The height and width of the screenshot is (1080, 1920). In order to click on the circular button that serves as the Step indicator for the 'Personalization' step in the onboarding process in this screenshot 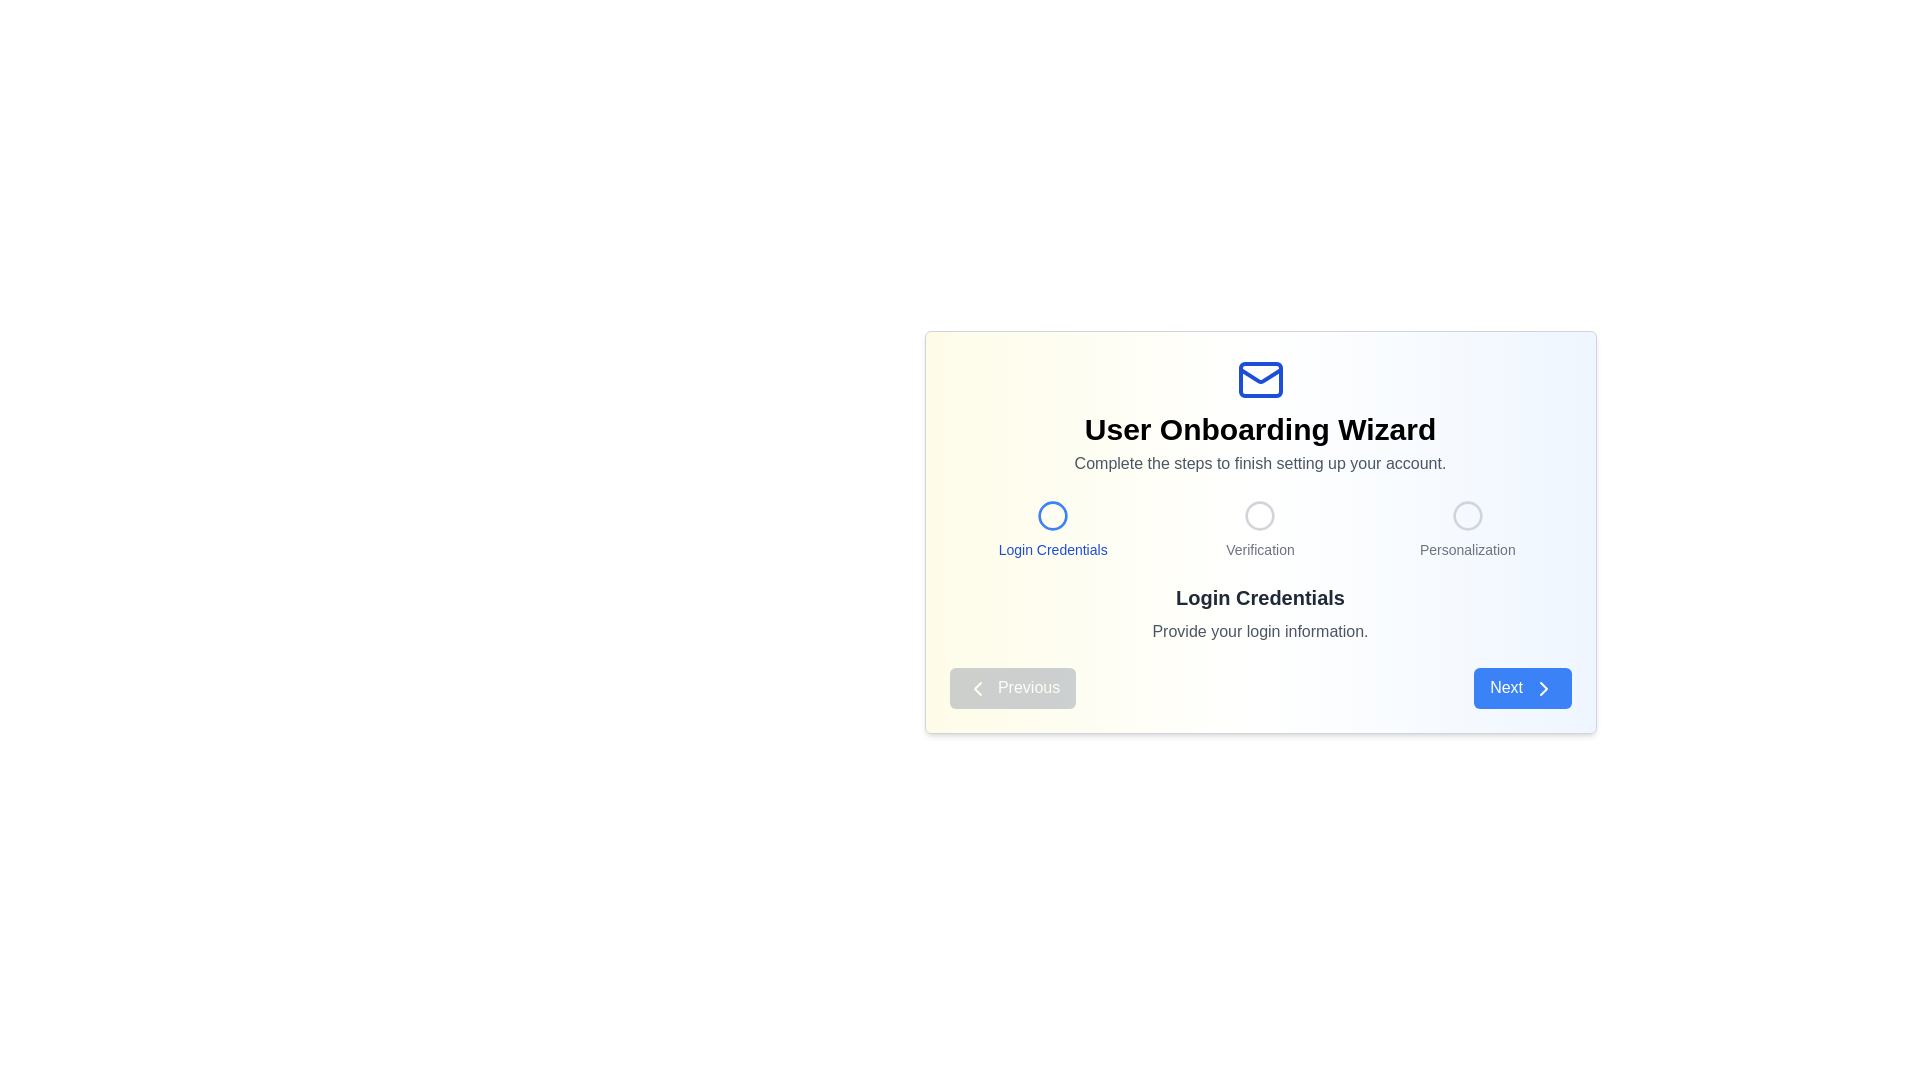, I will do `click(1467, 515)`.